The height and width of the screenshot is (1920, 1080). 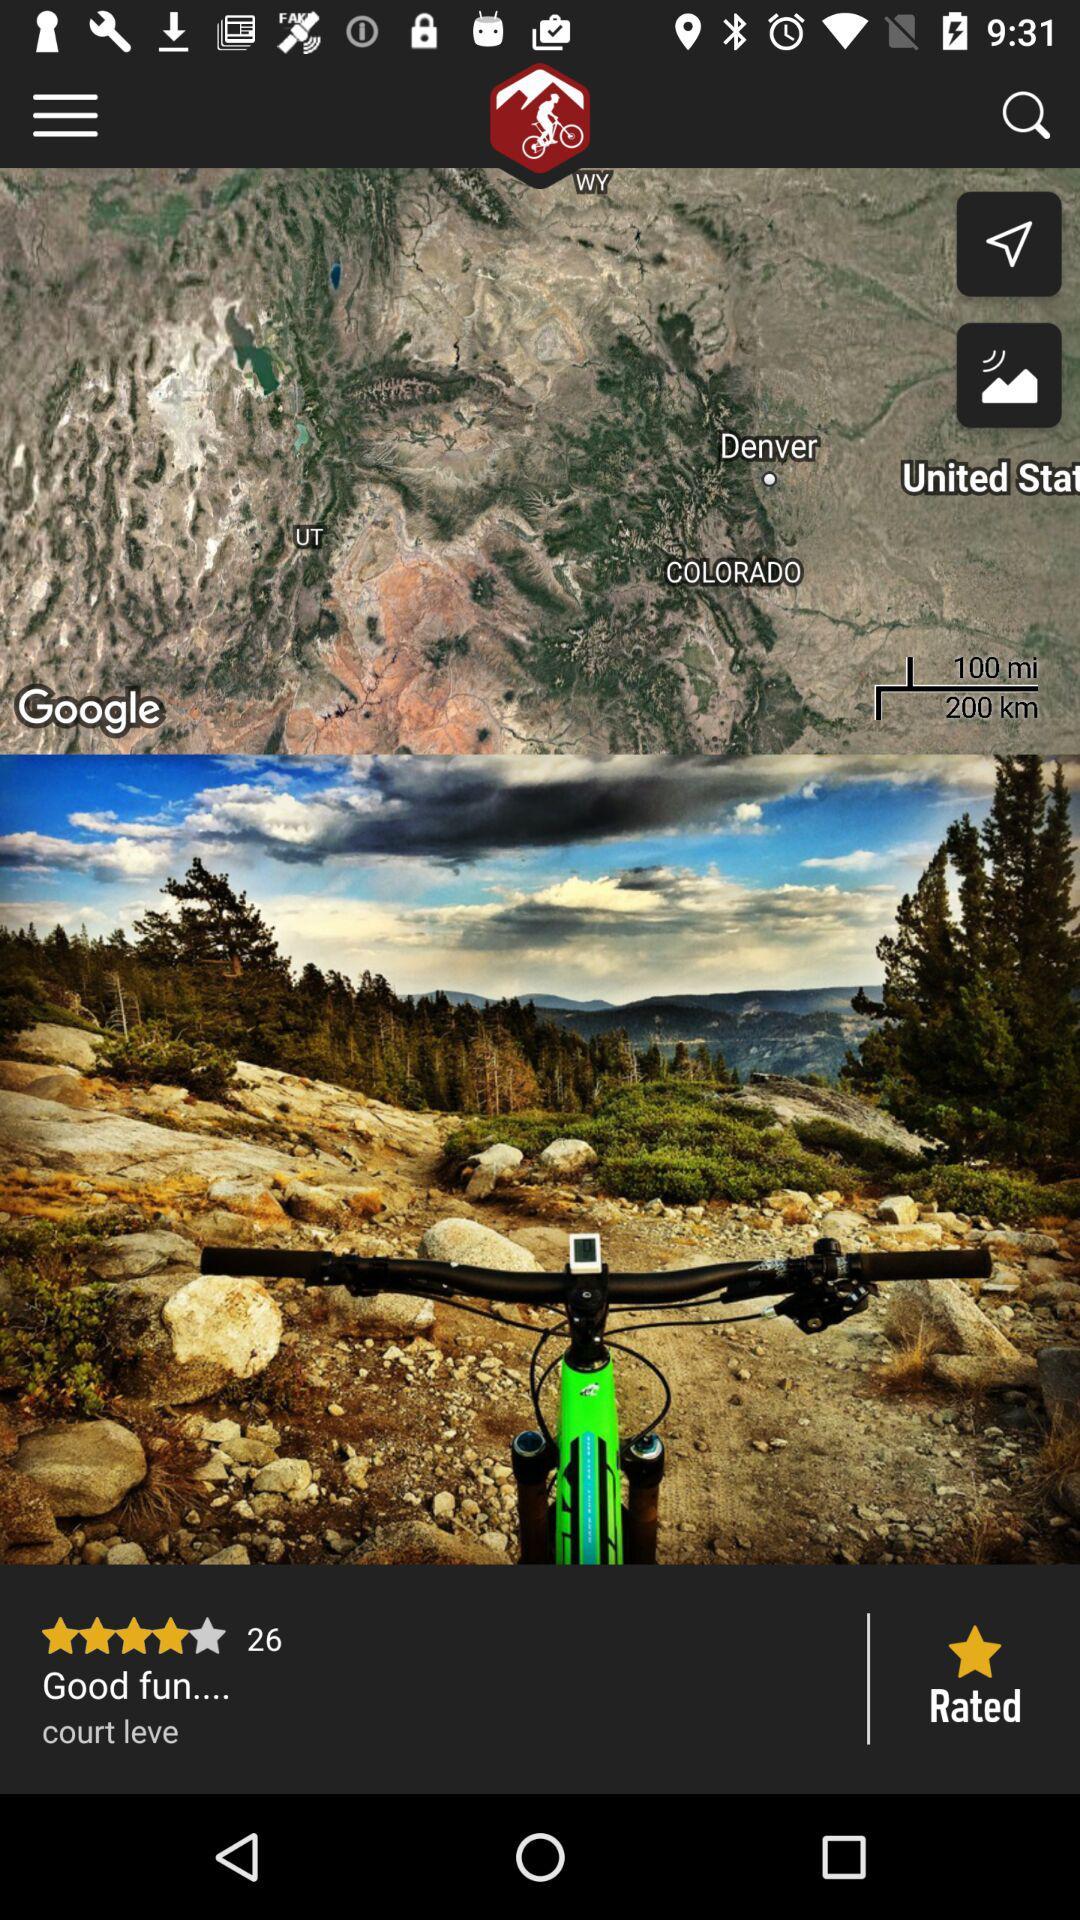 I want to click on settings, so click(x=64, y=114).